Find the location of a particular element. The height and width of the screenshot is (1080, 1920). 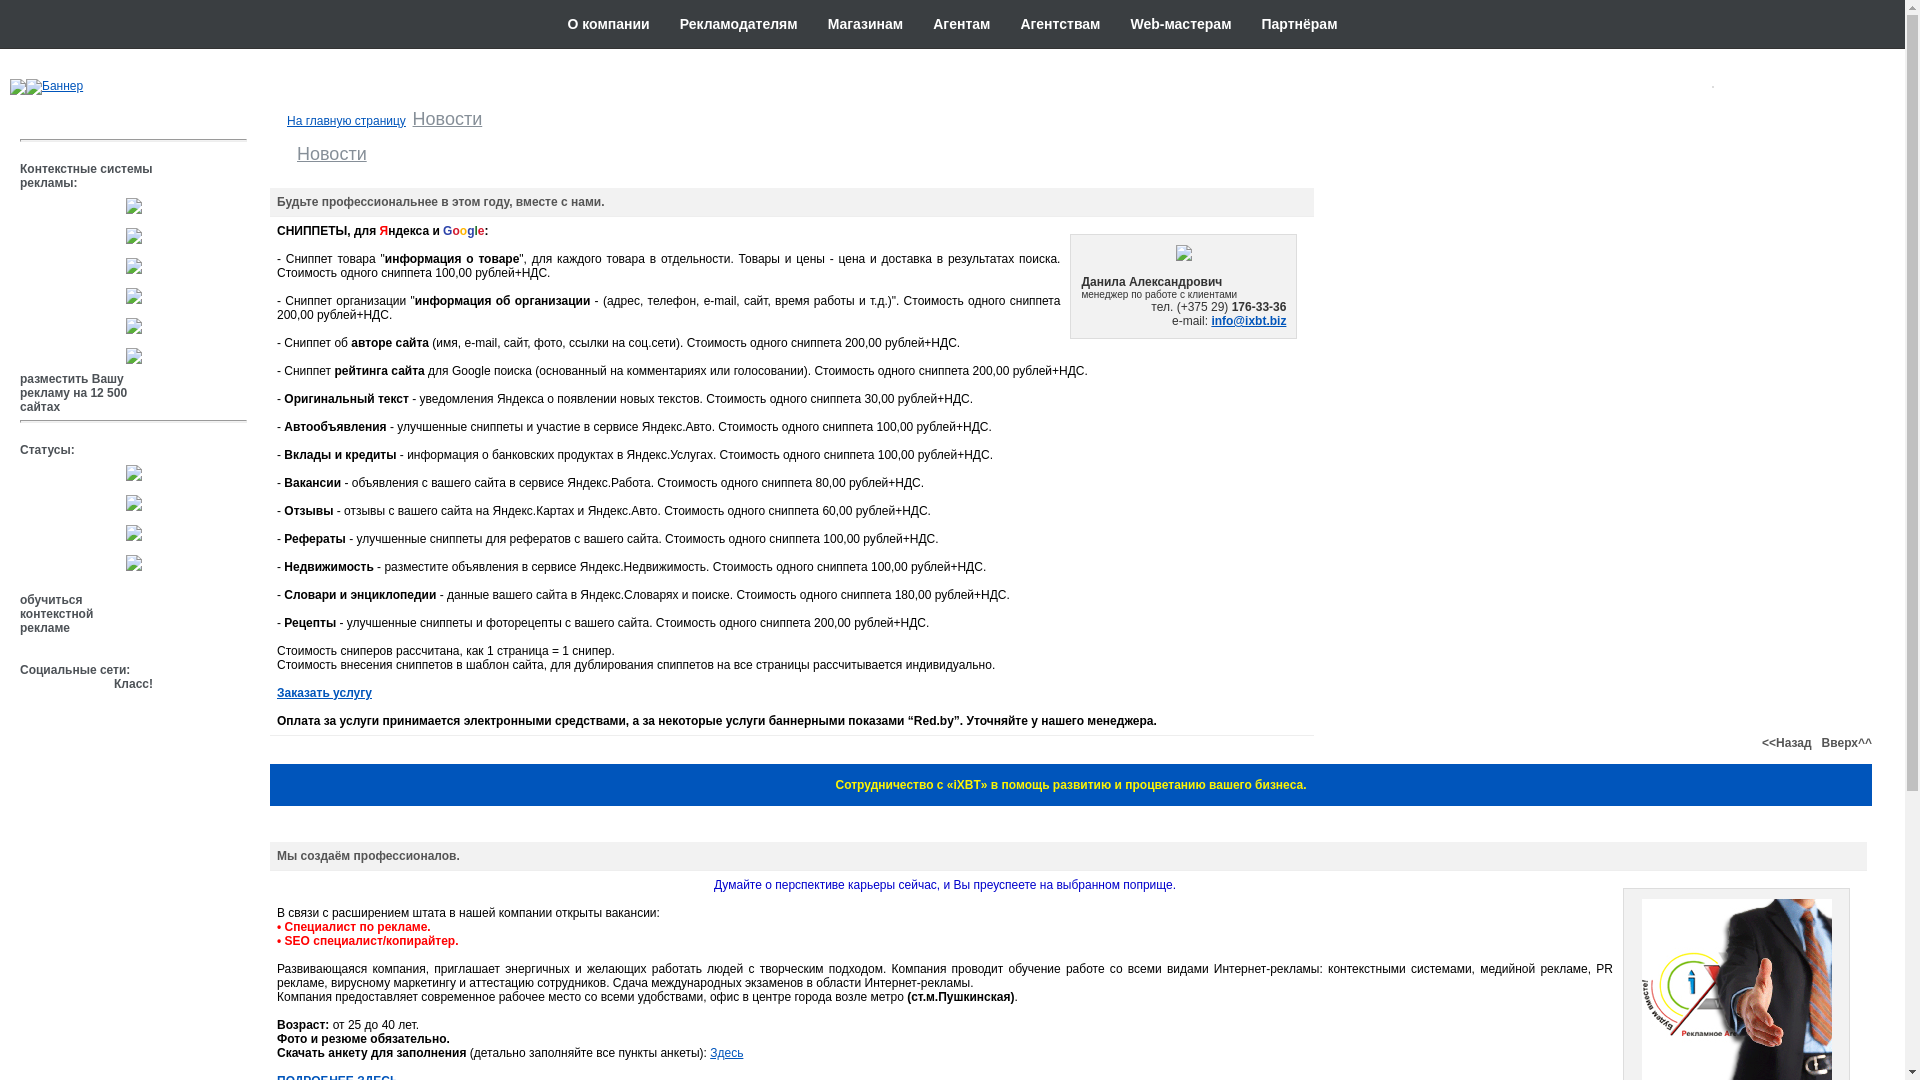

'info@ixbt.biz' is located at coordinates (1247, 319).